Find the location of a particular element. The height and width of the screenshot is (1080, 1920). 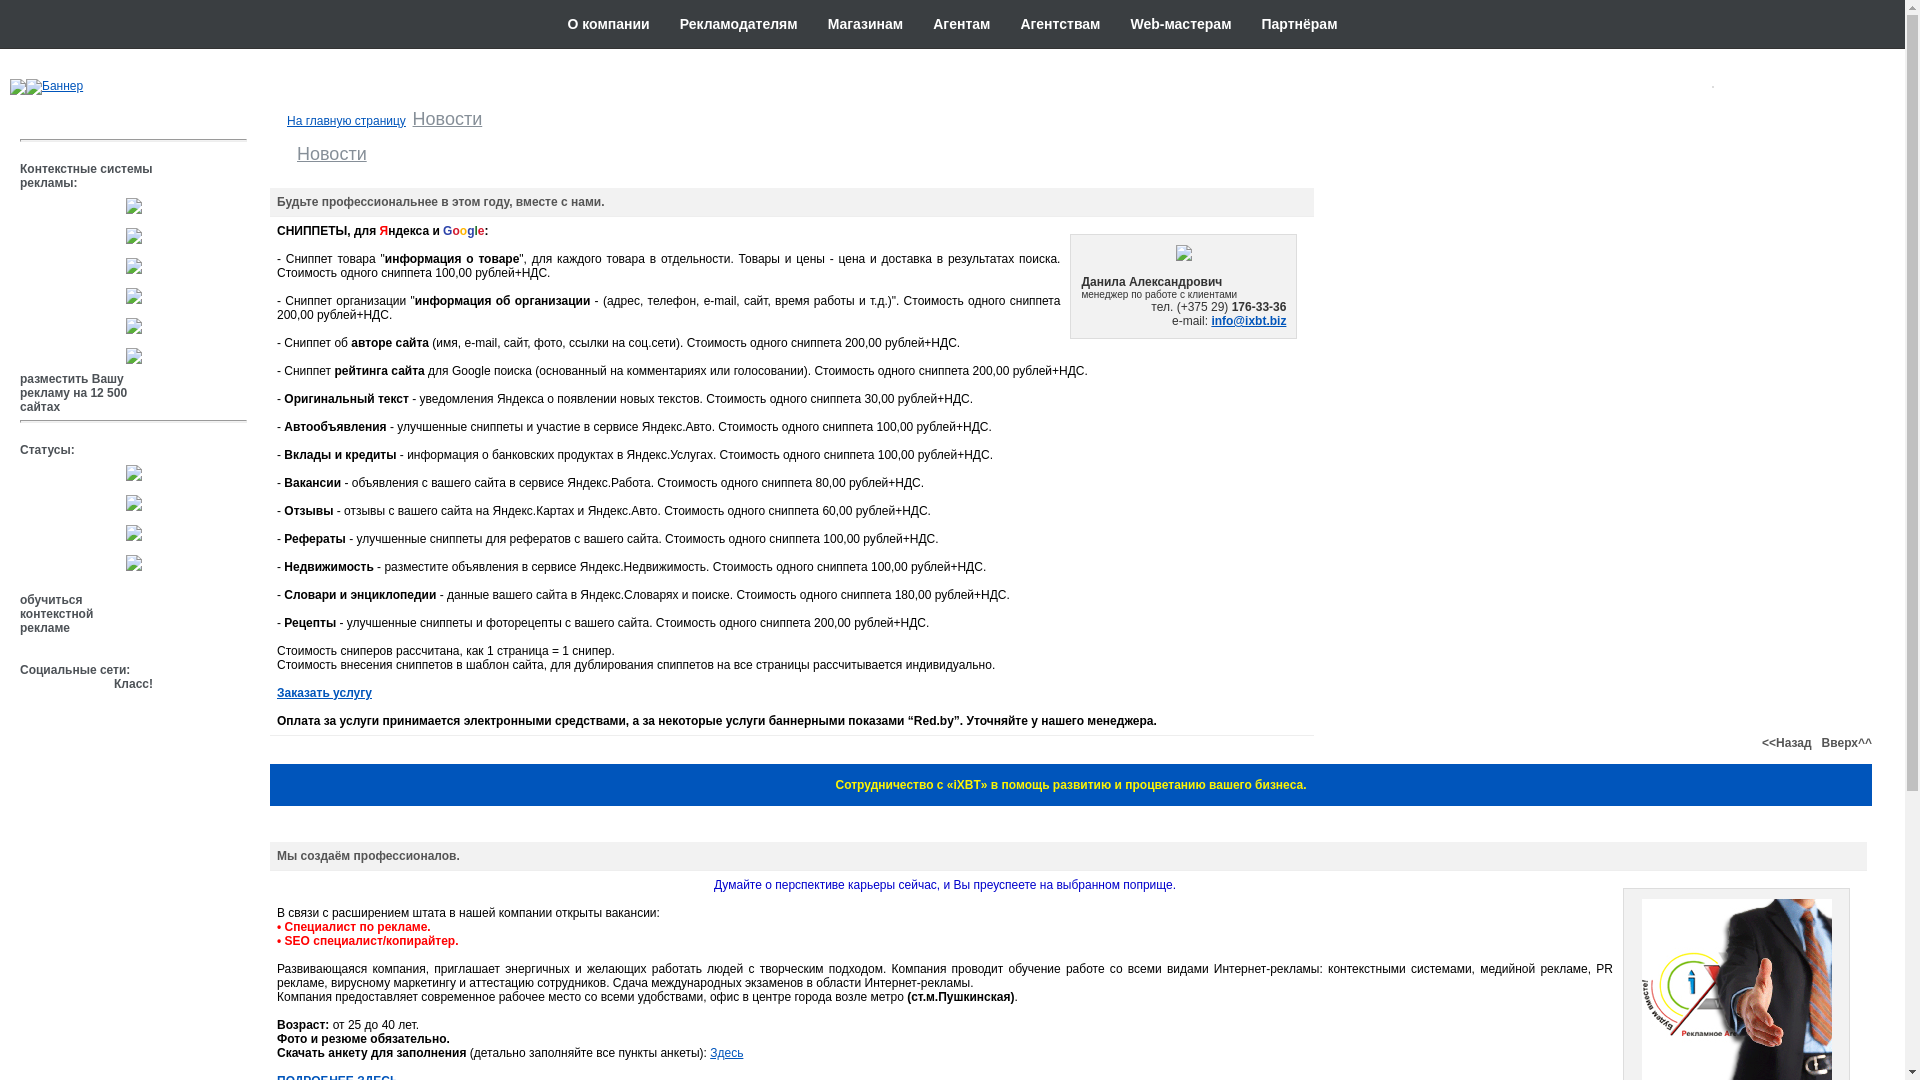

'info@ixbt.biz' is located at coordinates (1247, 319).